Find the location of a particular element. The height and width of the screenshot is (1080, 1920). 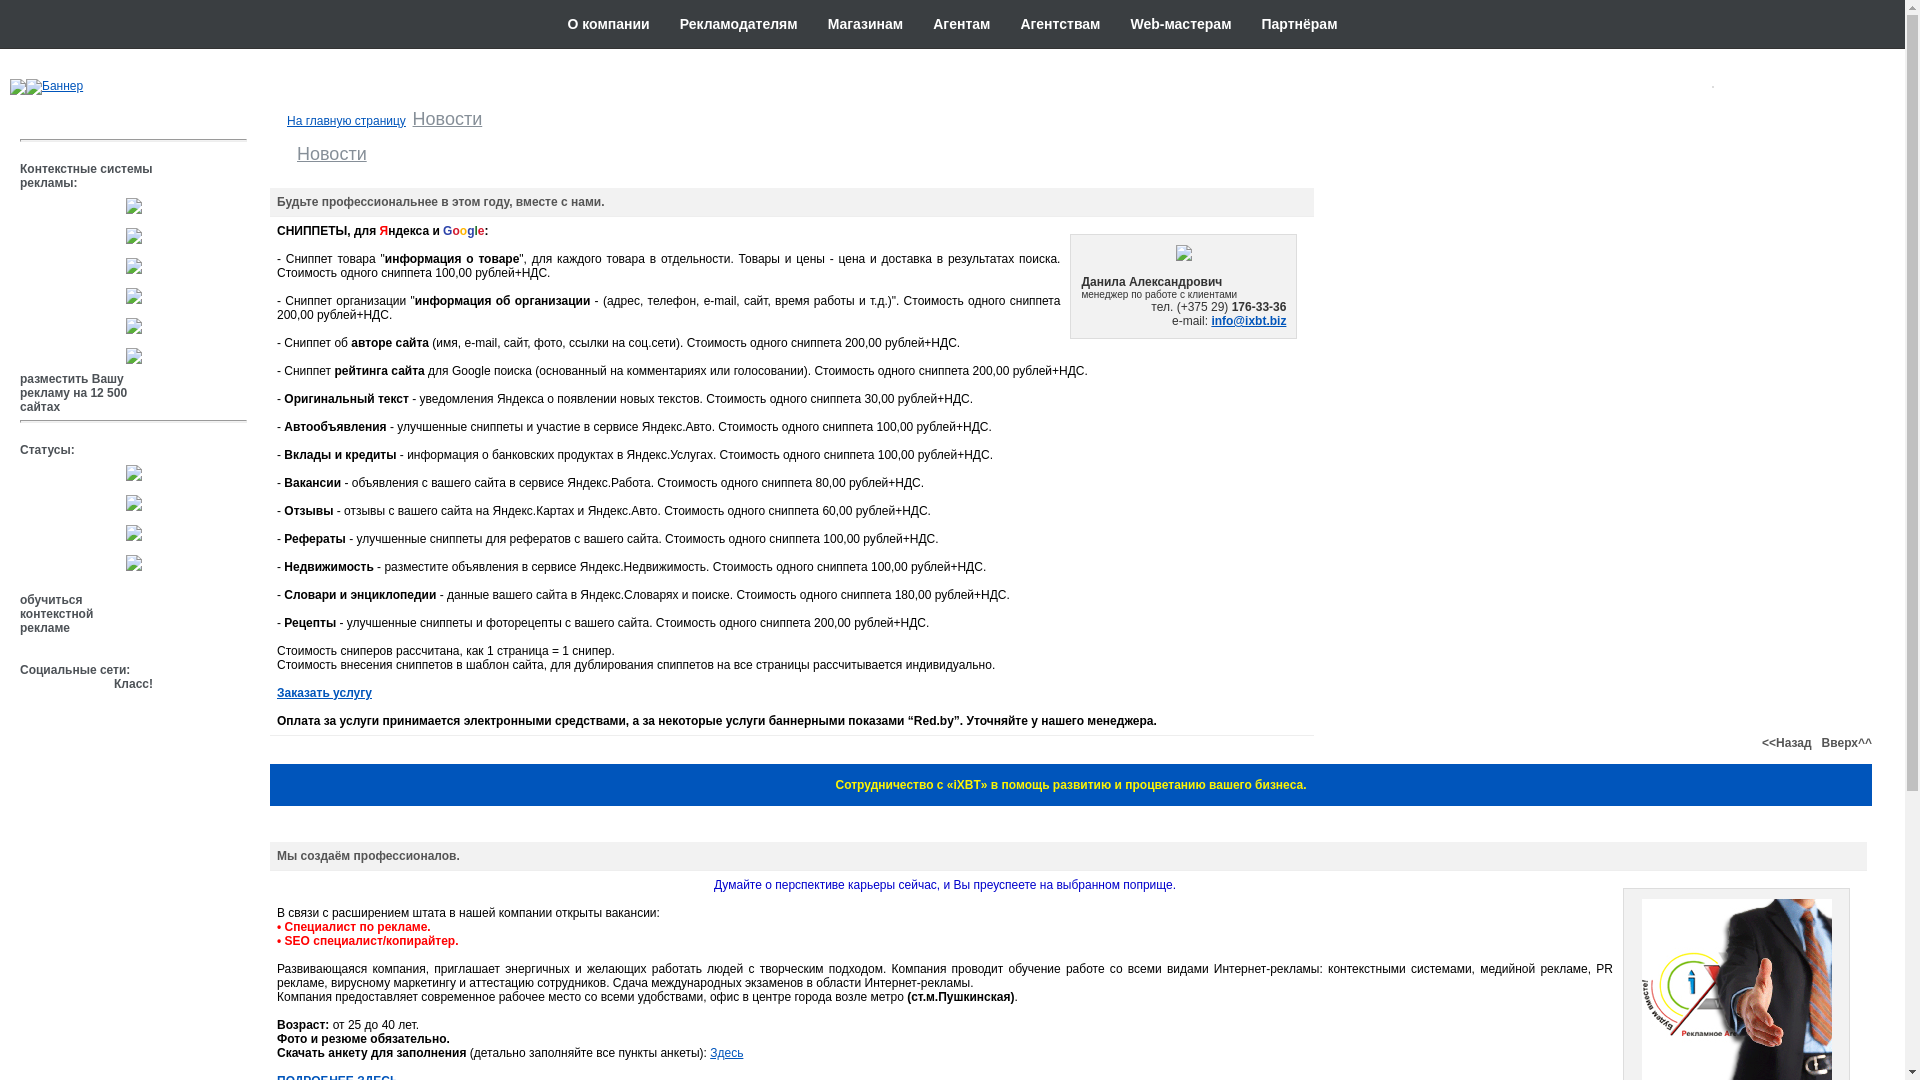

'info@ixbt.biz' is located at coordinates (1247, 319).